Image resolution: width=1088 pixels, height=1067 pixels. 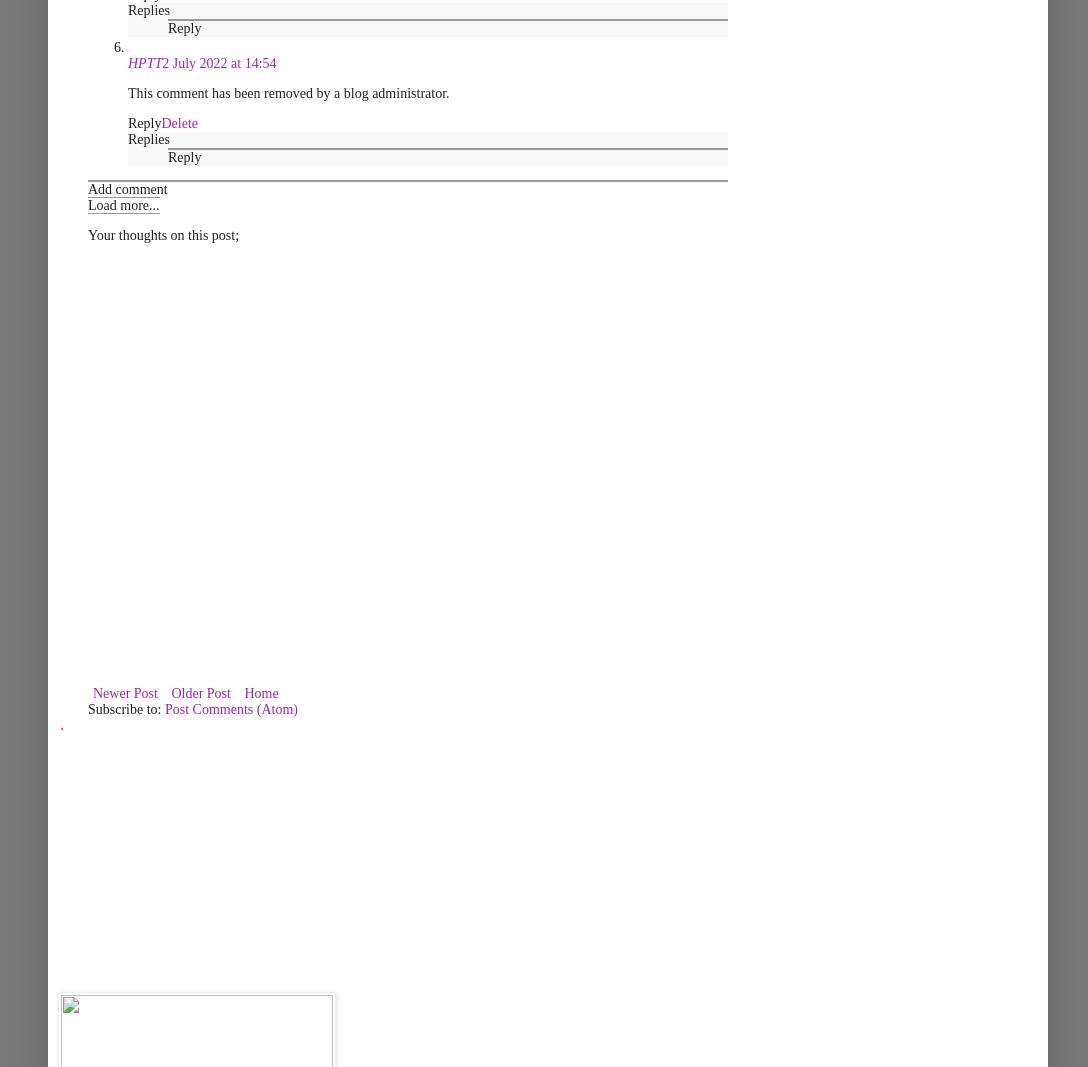 I want to click on 'Home', so click(x=260, y=693).